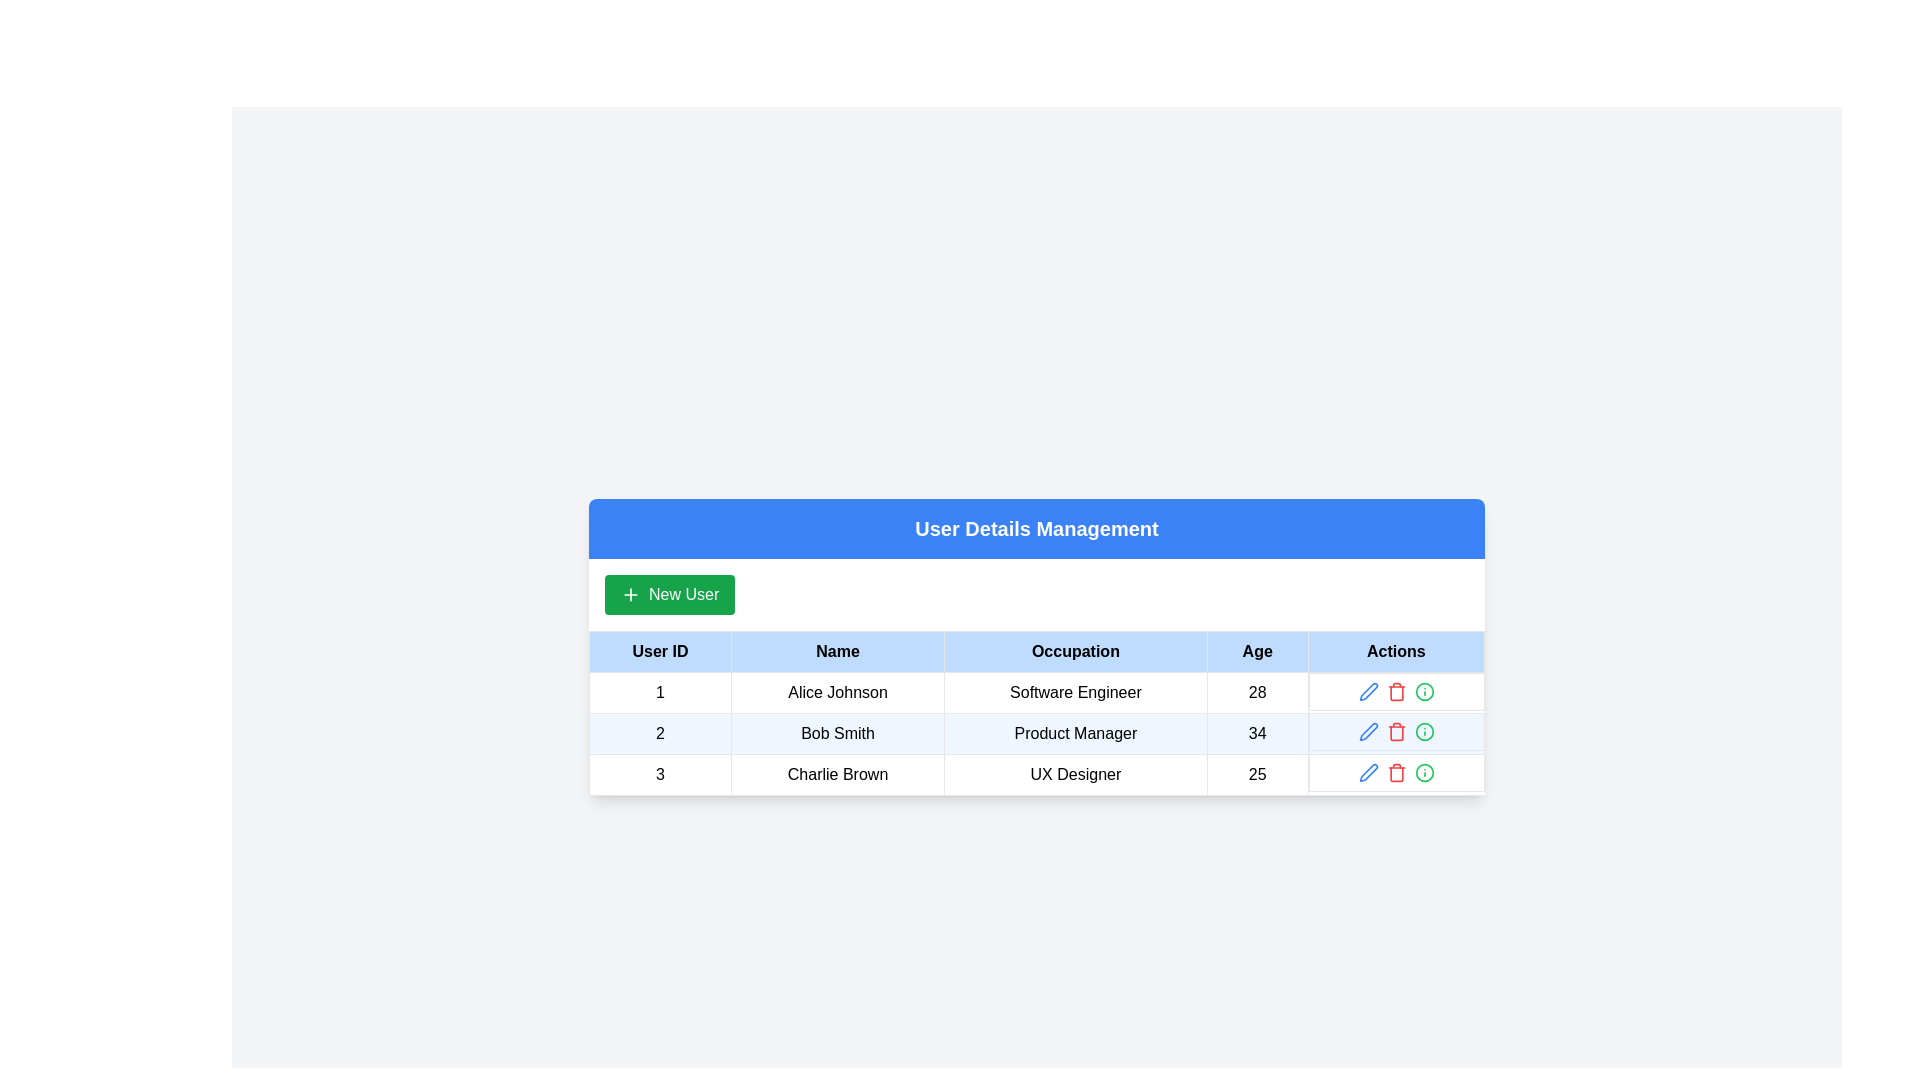 The width and height of the screenshot is (1920, 1080). What do you see at coordinates (1395, 690) in the screenshot?
I see `the red delete icon in the Action button group located at the rightmost part of the first row of the table under the 'Actions' column to confirm deletion` at bounding box center [1395, 690].